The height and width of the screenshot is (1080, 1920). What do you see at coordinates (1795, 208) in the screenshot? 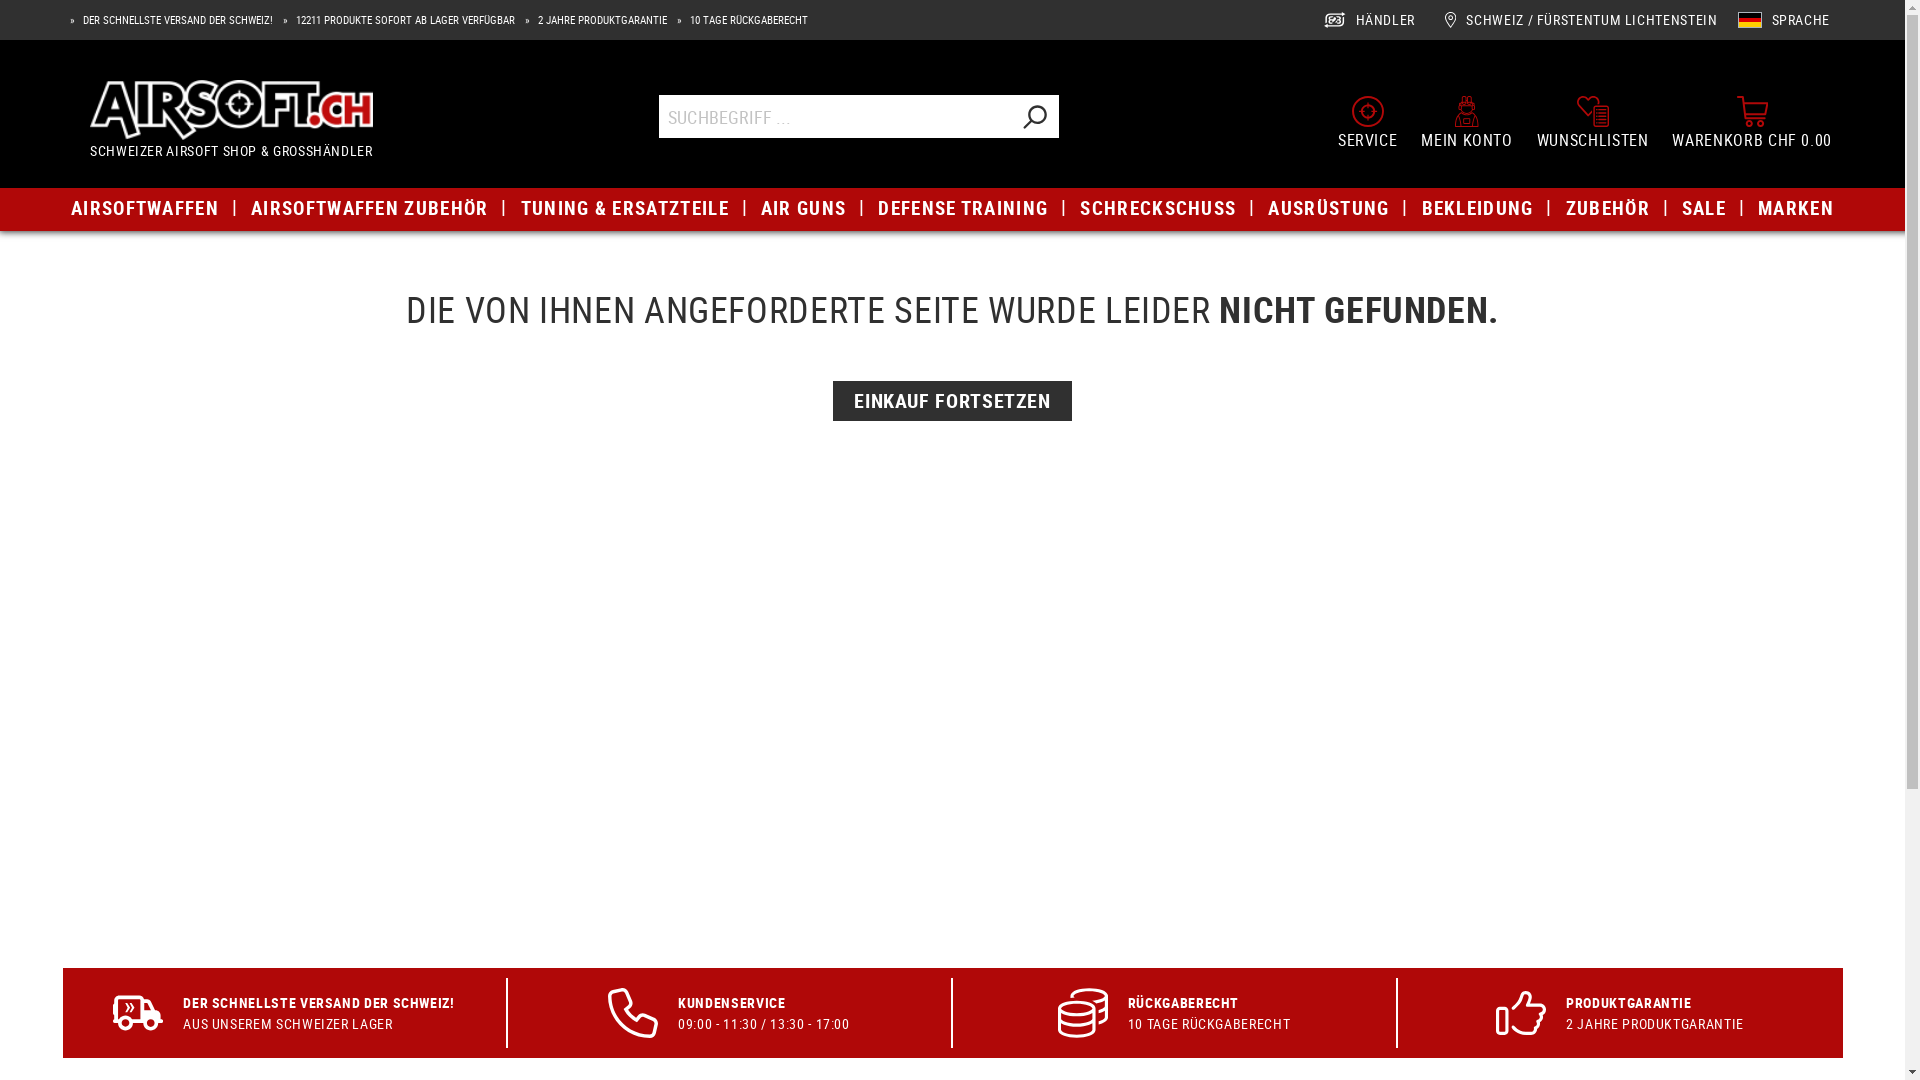
I see `'MARKEN'` at bounding box center [1795, 208].